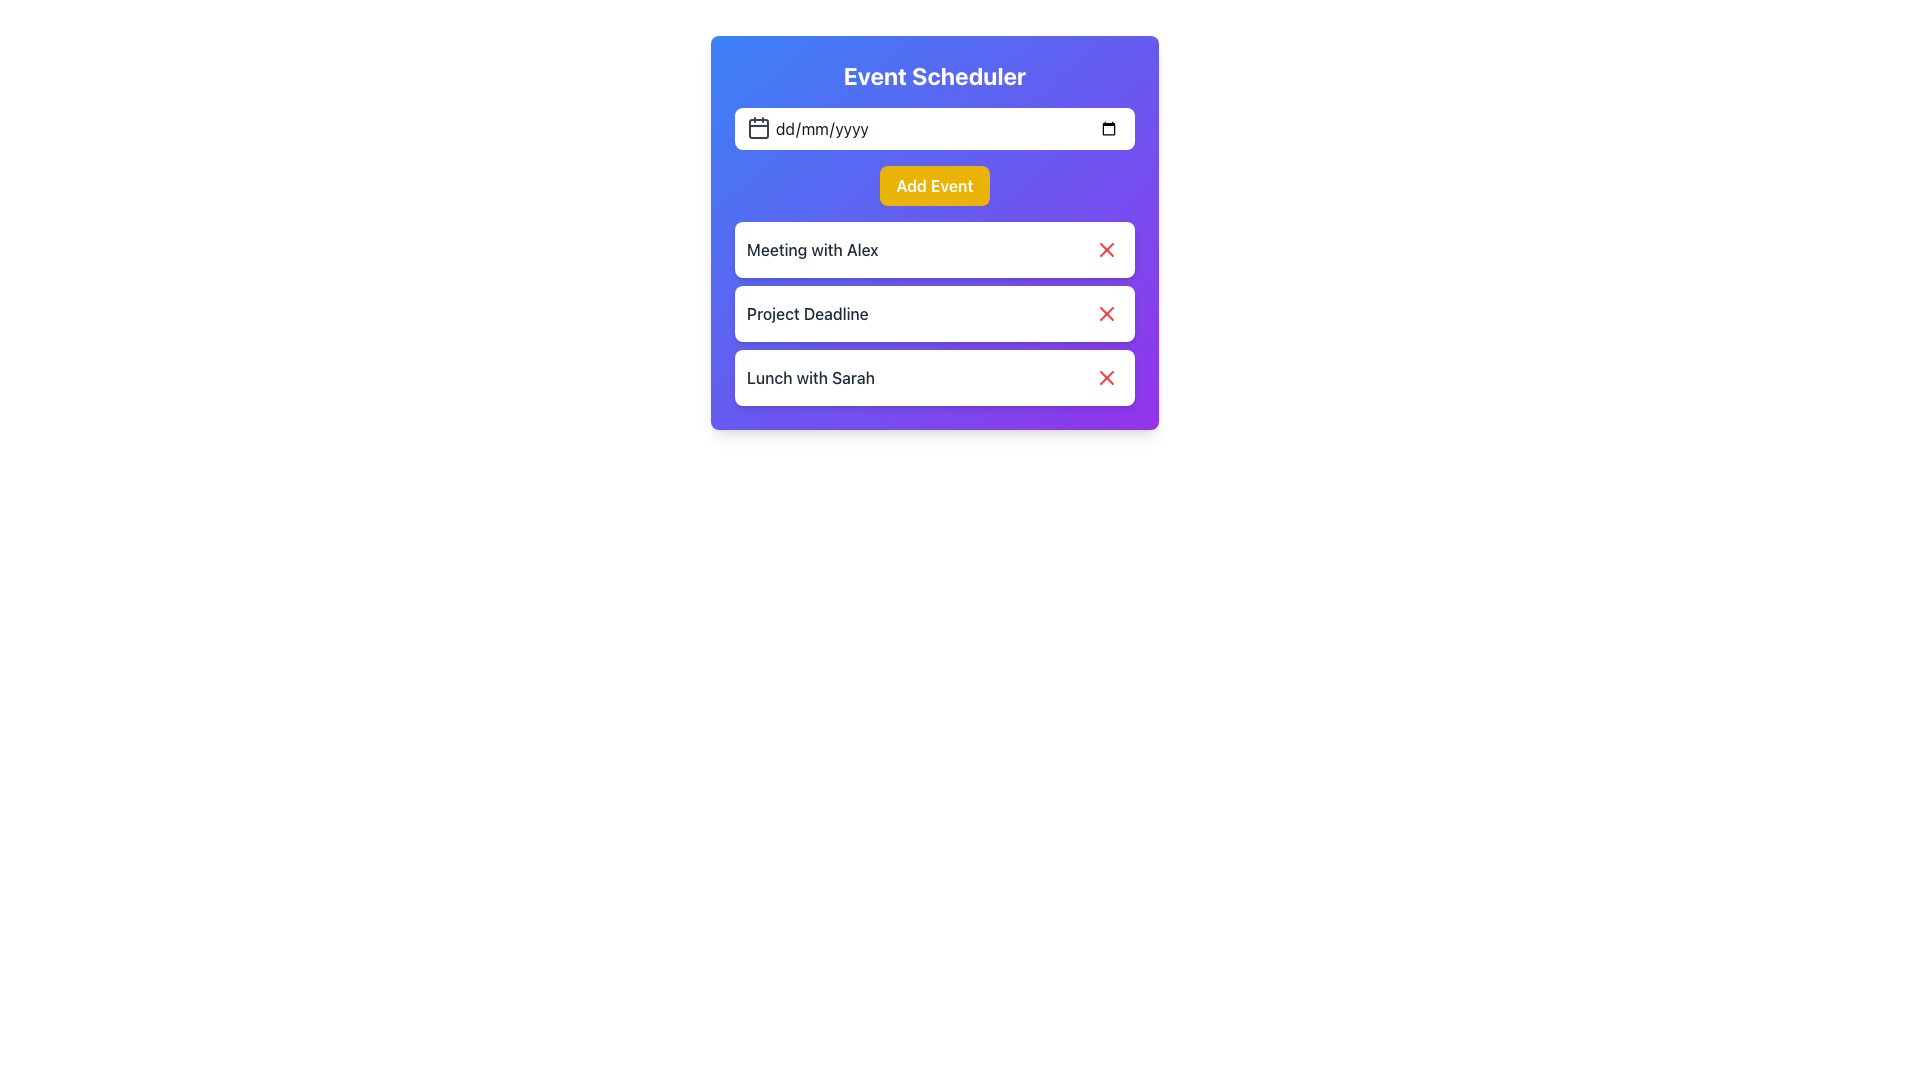 This screenshot has width=1920, height=1080. I want to click on the delete button located to the right of 'Lunch with Sarah' in the third list item, so click(1106, 378).